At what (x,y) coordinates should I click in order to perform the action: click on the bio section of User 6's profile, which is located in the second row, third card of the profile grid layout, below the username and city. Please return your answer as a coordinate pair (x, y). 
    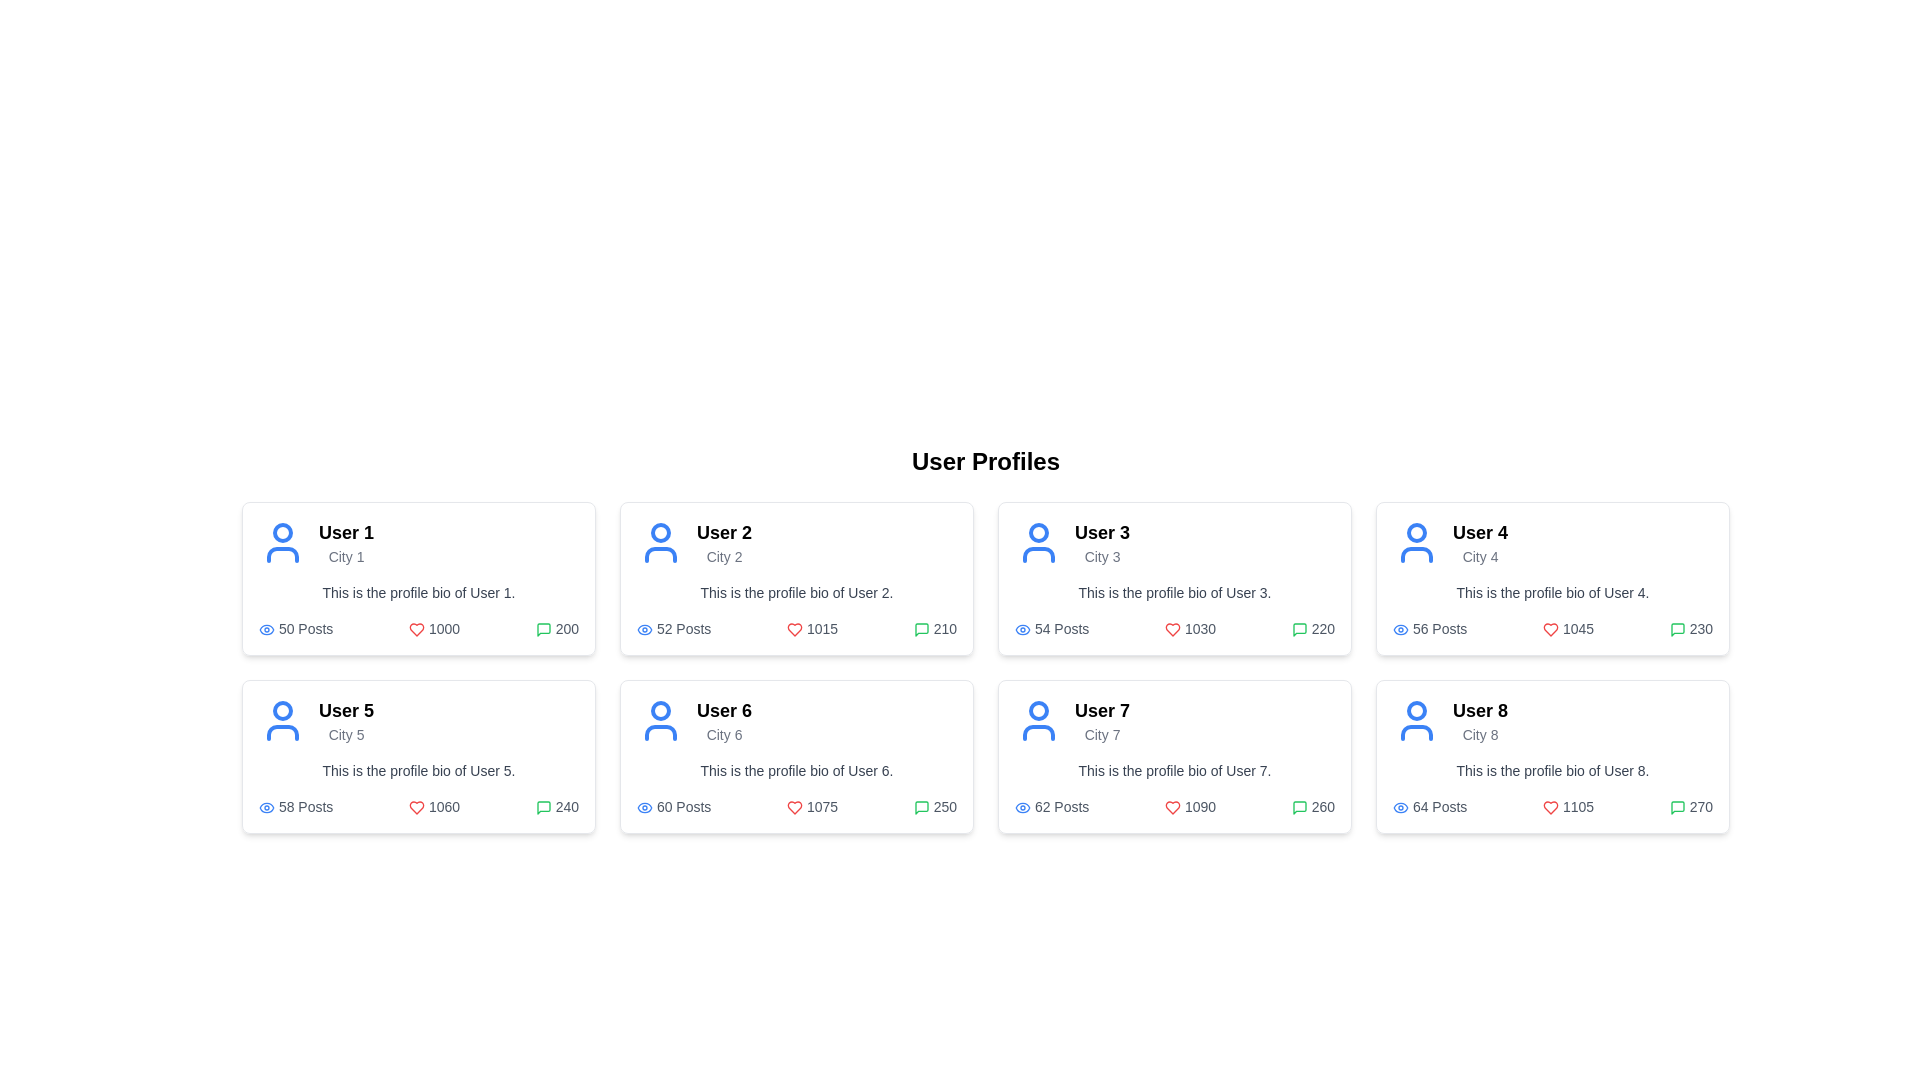
    Looking at the image, I should click on (795, 770).